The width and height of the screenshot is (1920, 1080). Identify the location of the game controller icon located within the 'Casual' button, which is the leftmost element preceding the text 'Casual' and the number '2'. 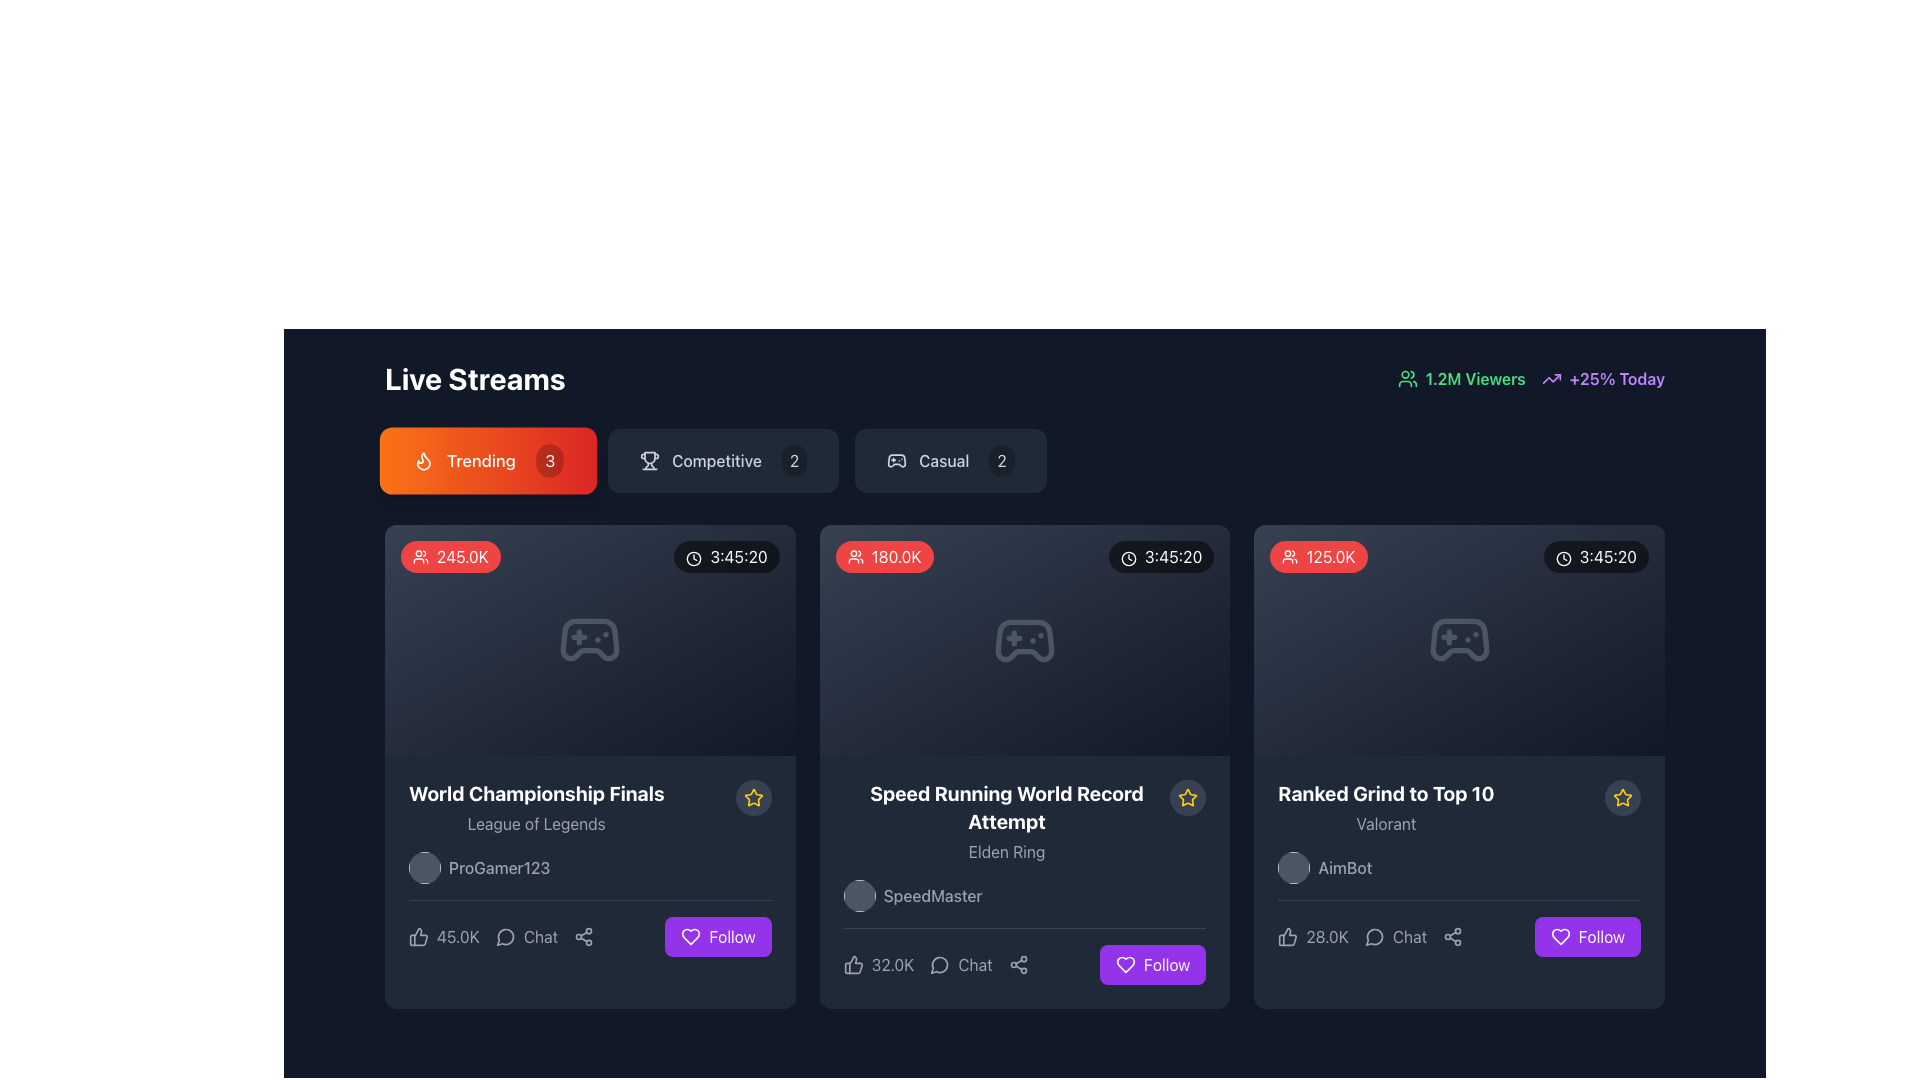
(896, 461).